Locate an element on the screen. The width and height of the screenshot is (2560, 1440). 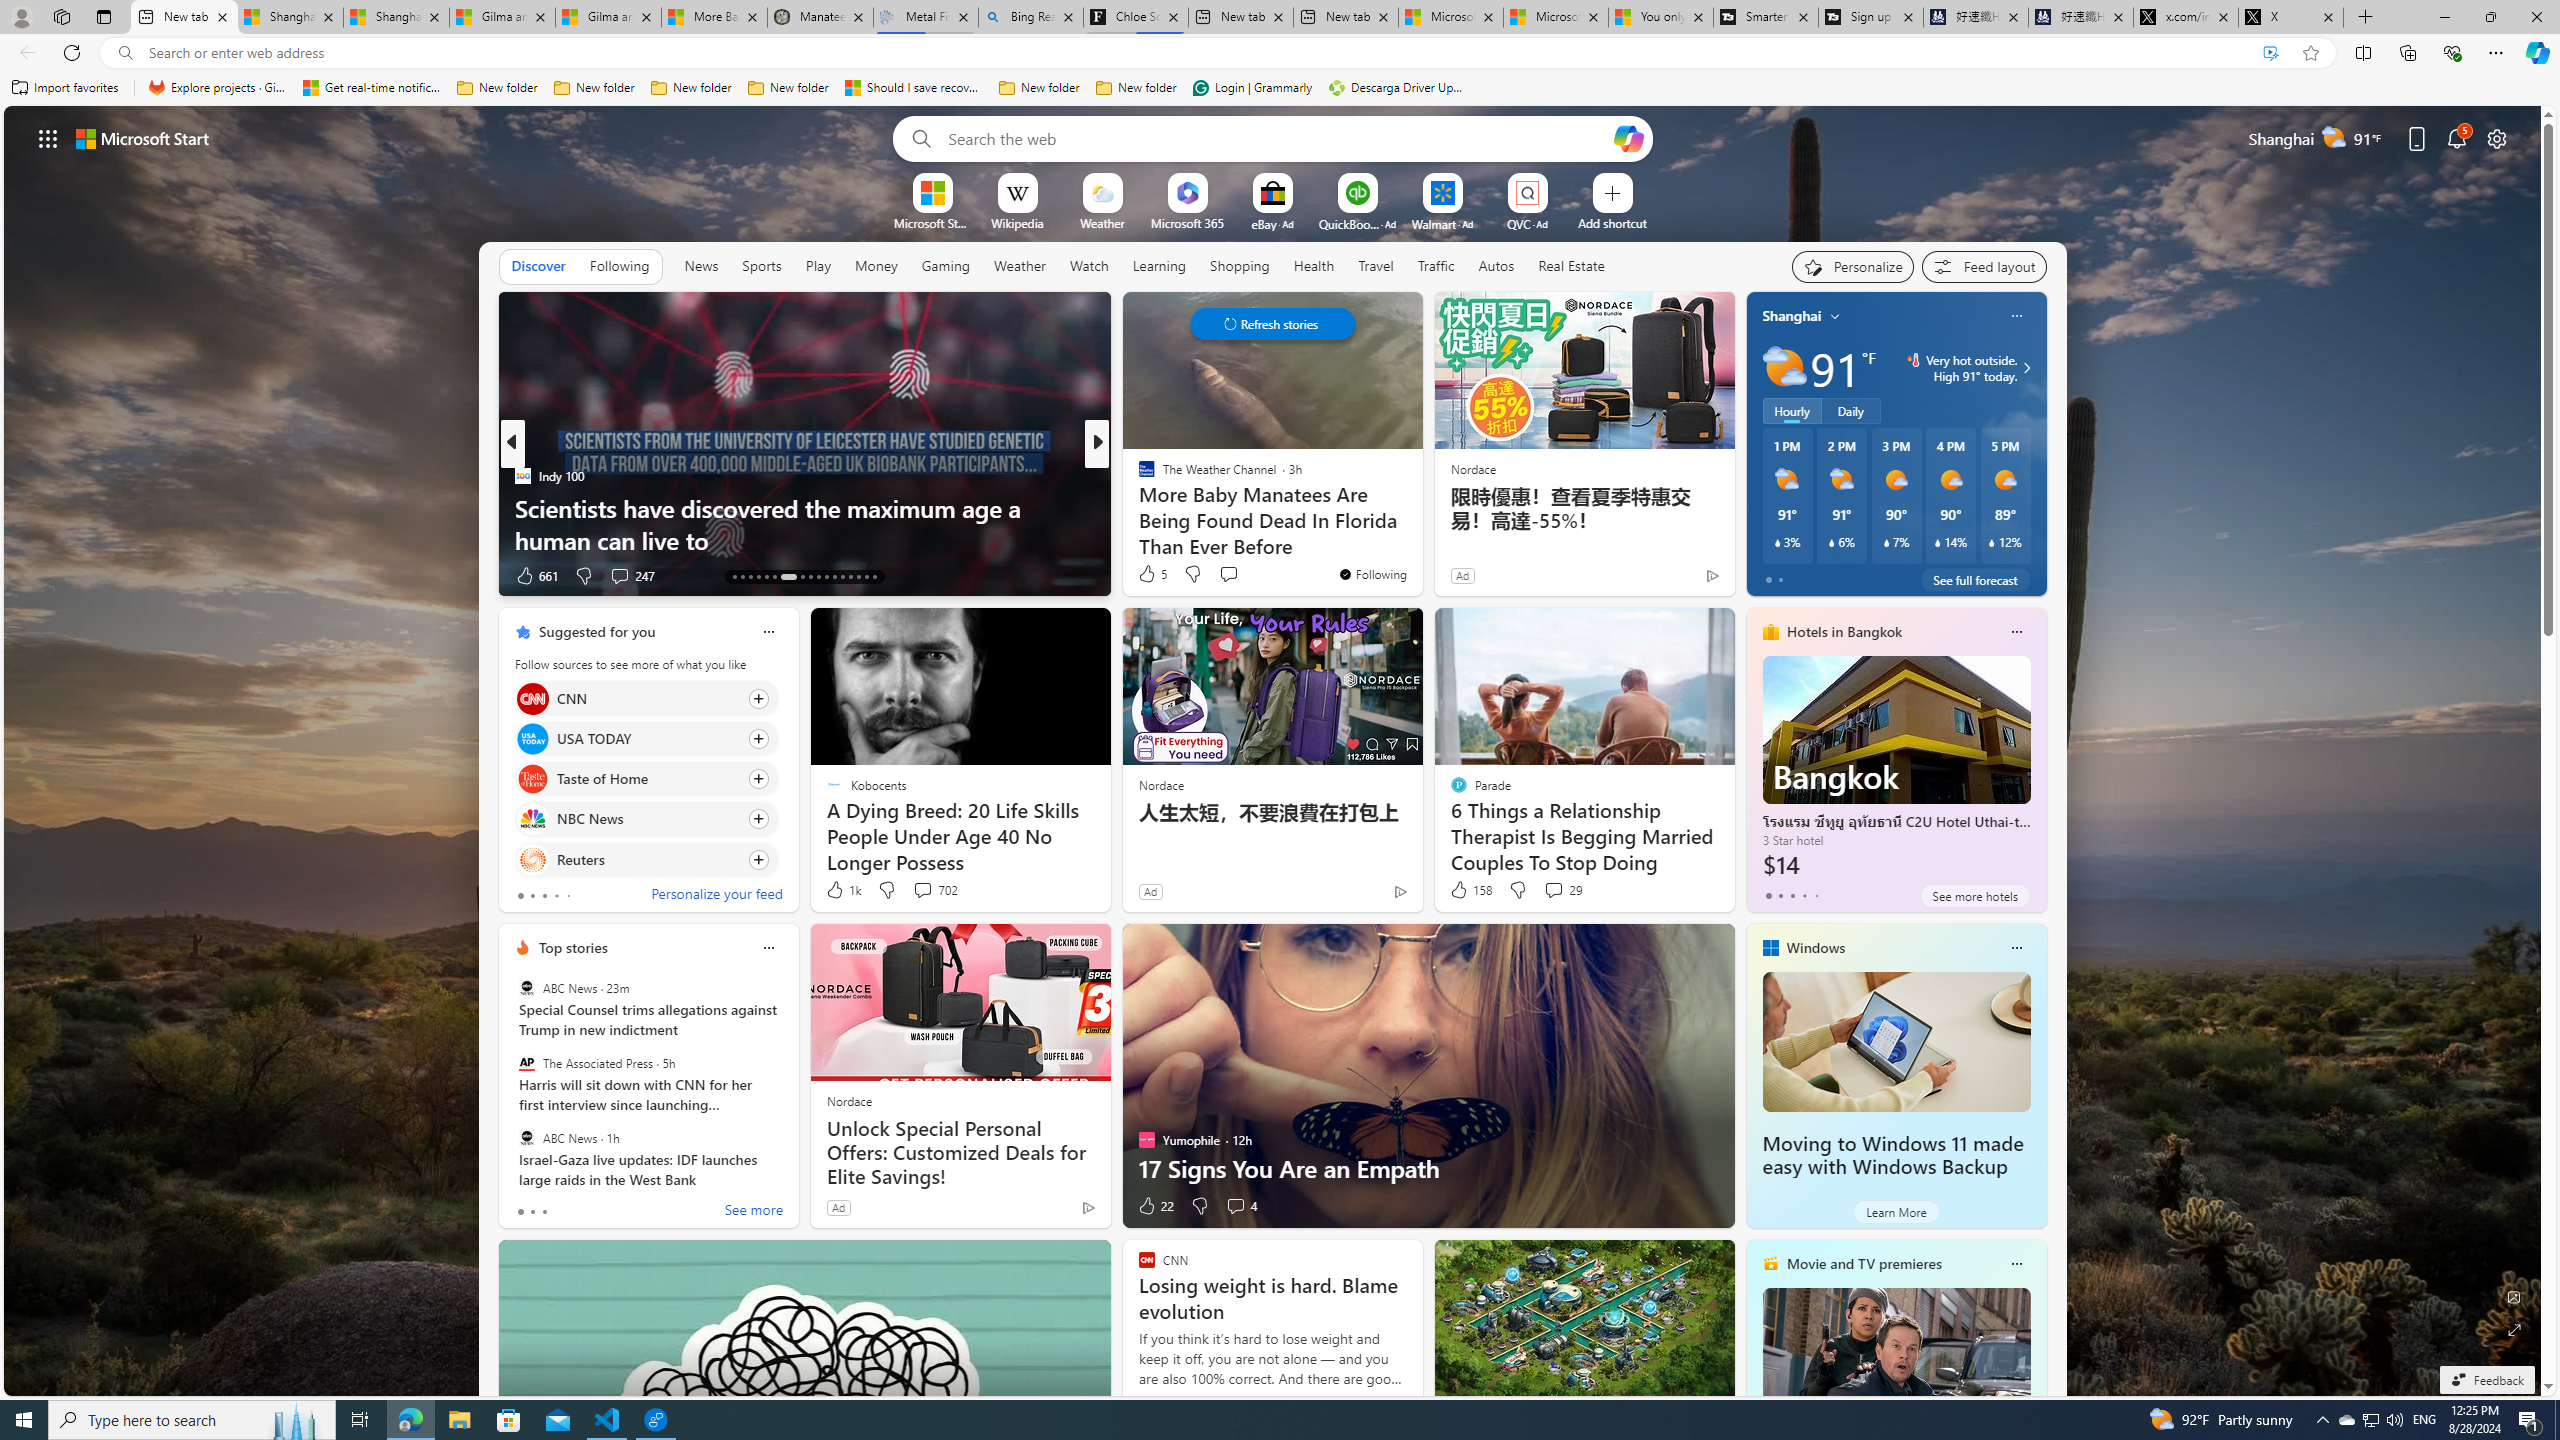
'Money' is located at coordinates (875, 265).